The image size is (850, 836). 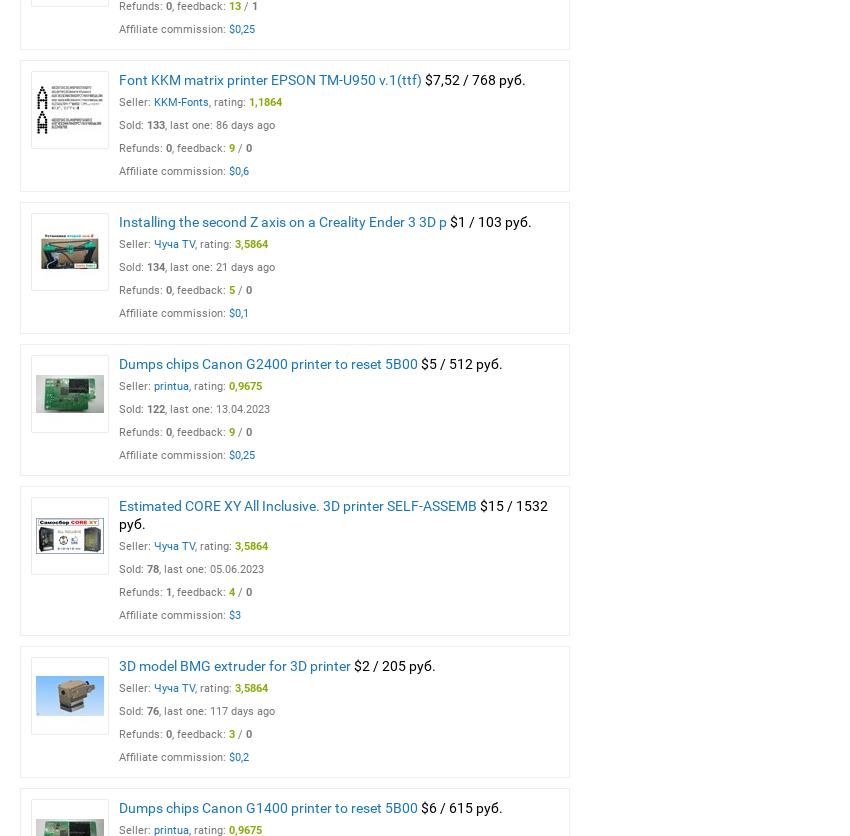 What do you see at coordinates (153, 568) in the screenshot?
I see `'78'` at bounding box center [153, 568].